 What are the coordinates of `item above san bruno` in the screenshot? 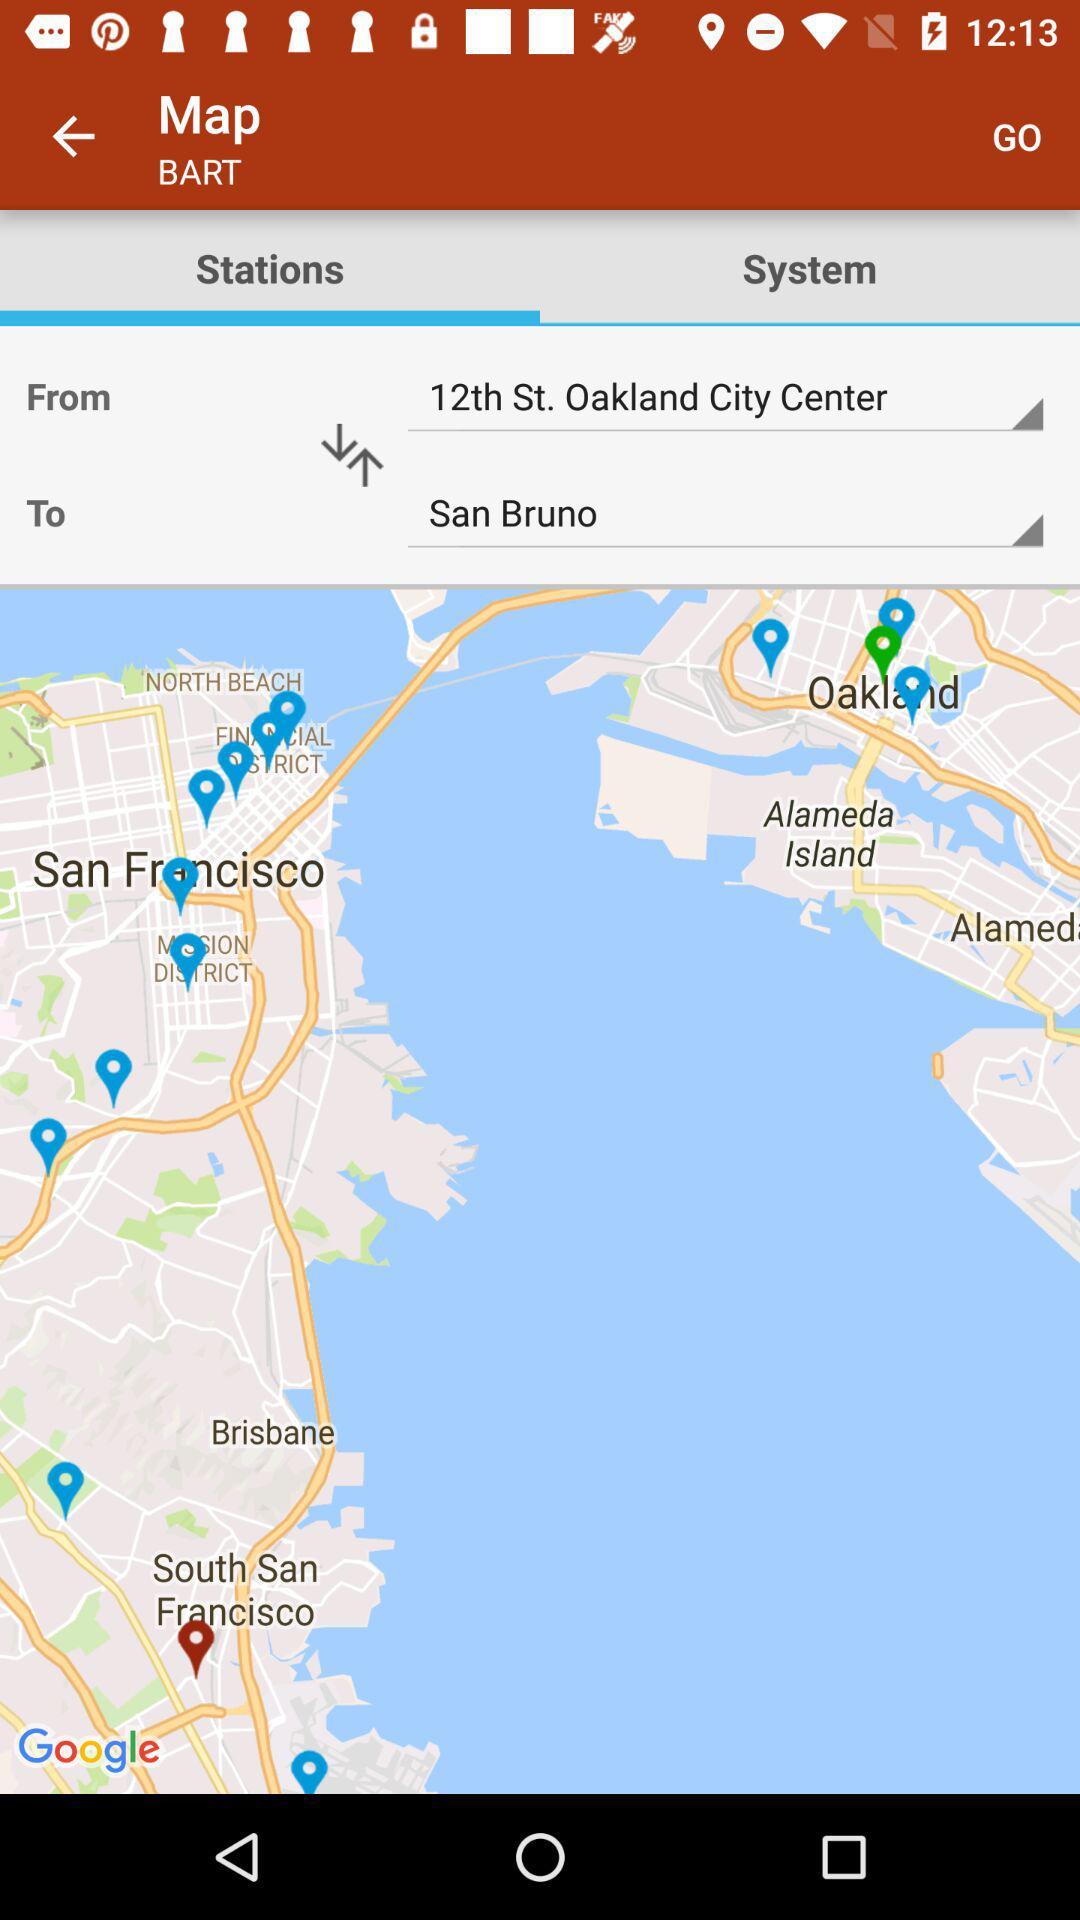 It's located at (725, 397).